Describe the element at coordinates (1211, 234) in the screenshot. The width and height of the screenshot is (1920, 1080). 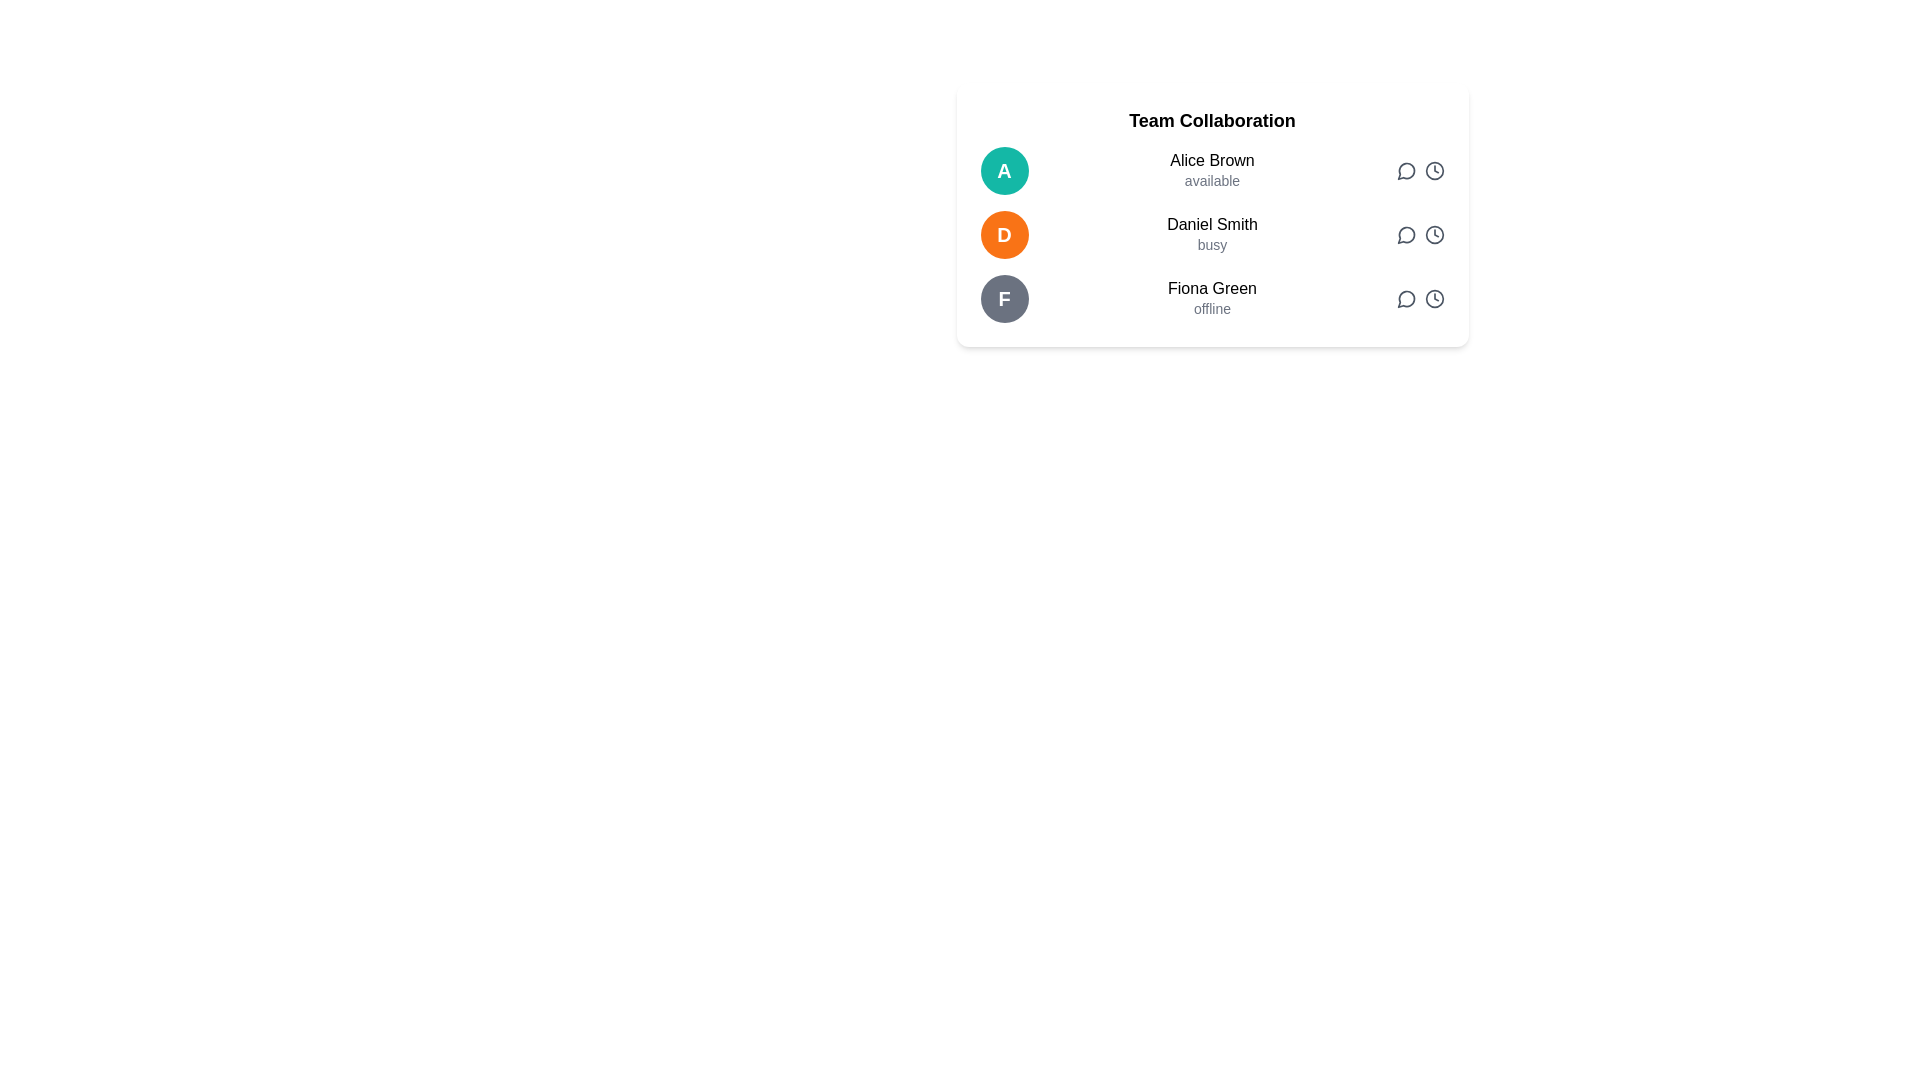
I see `the second entry in the team member list under 'Team Collaboration'` at that location.